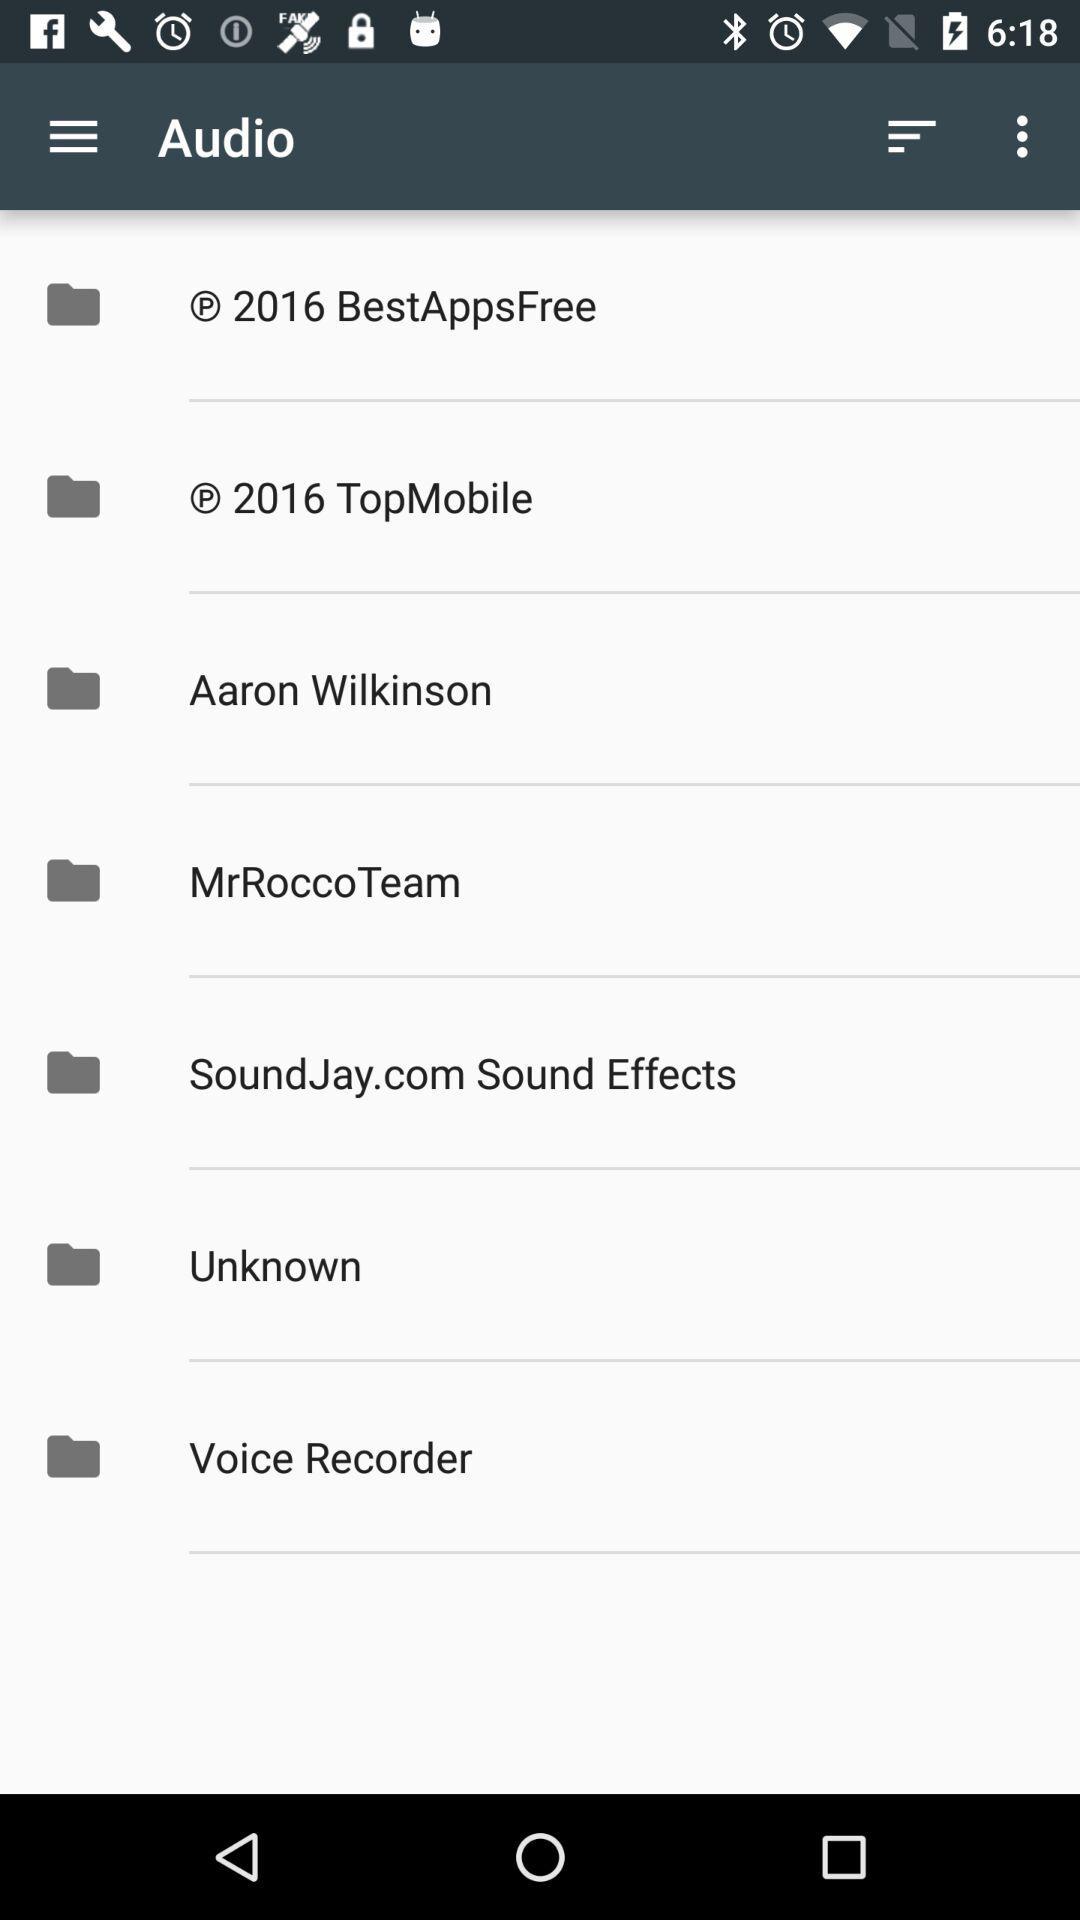  What do you see at coordinates (94, 496) in the screenshot?
I see `the icon which is left side of the 2016 topmobile` at bounding box center [94, 496].